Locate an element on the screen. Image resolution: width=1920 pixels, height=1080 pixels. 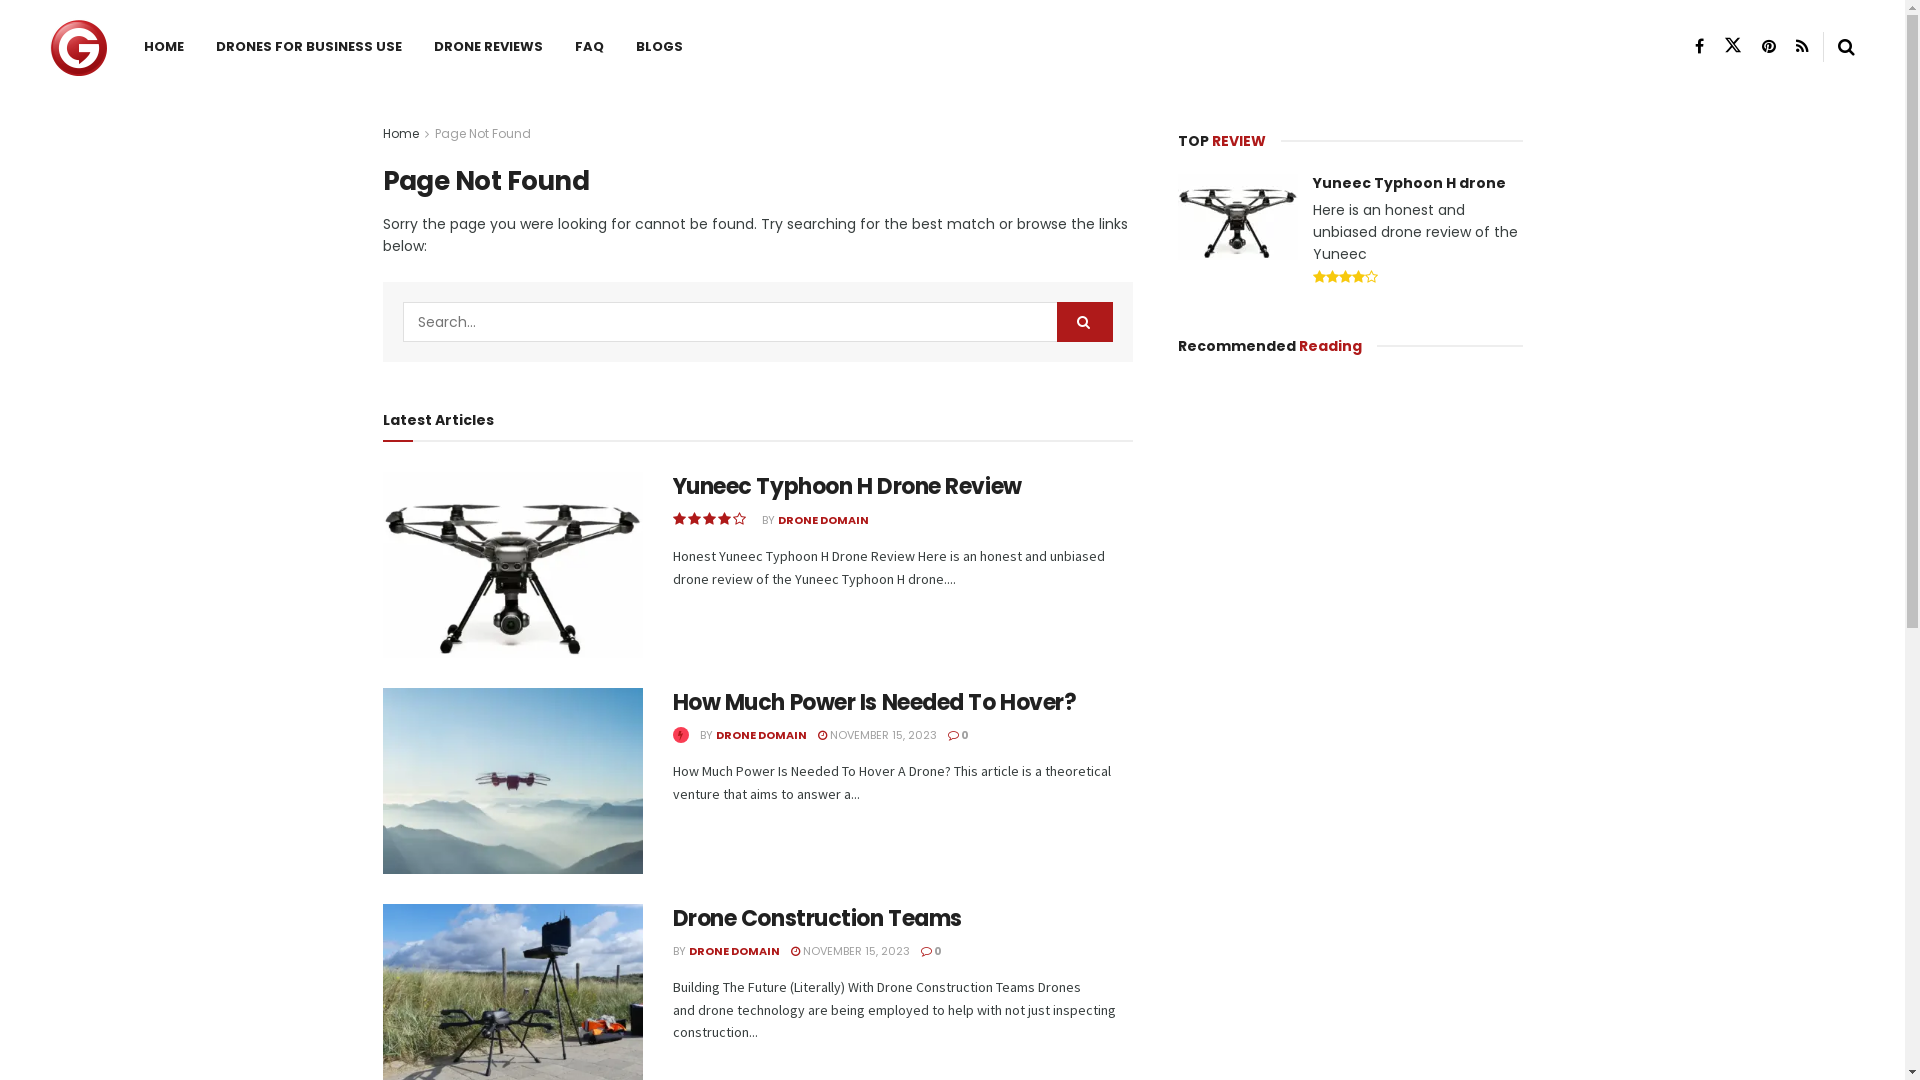
'HOME' is located at coordinates (127, 45).